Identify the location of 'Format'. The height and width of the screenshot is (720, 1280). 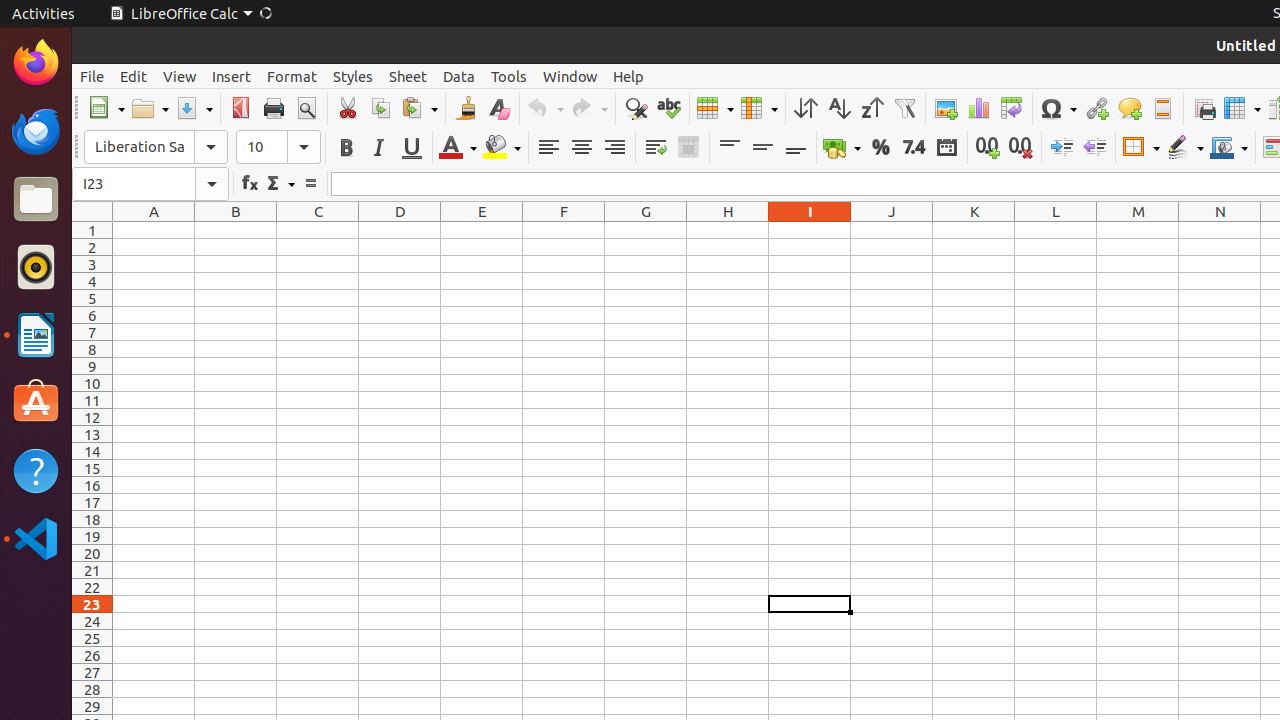
(290, 75).